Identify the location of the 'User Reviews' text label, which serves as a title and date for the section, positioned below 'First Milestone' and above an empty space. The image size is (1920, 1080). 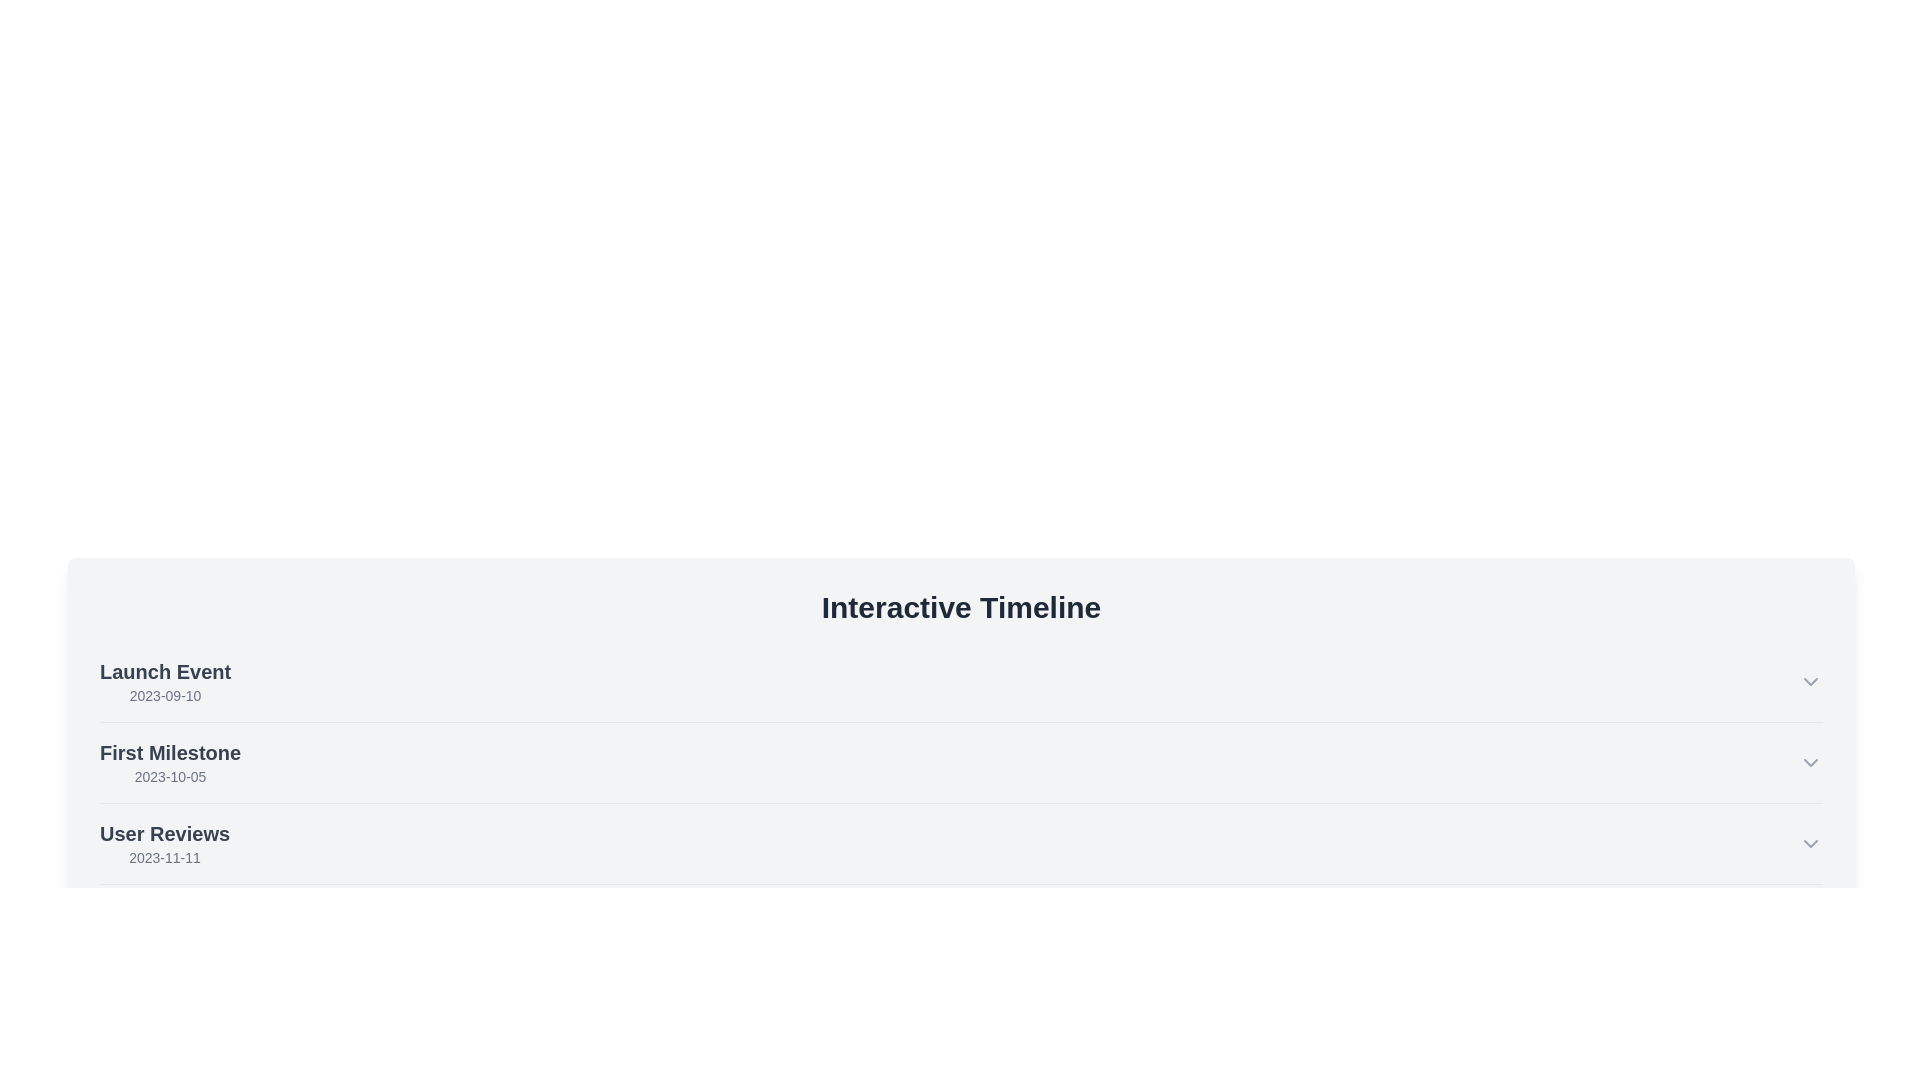
(165, 844).